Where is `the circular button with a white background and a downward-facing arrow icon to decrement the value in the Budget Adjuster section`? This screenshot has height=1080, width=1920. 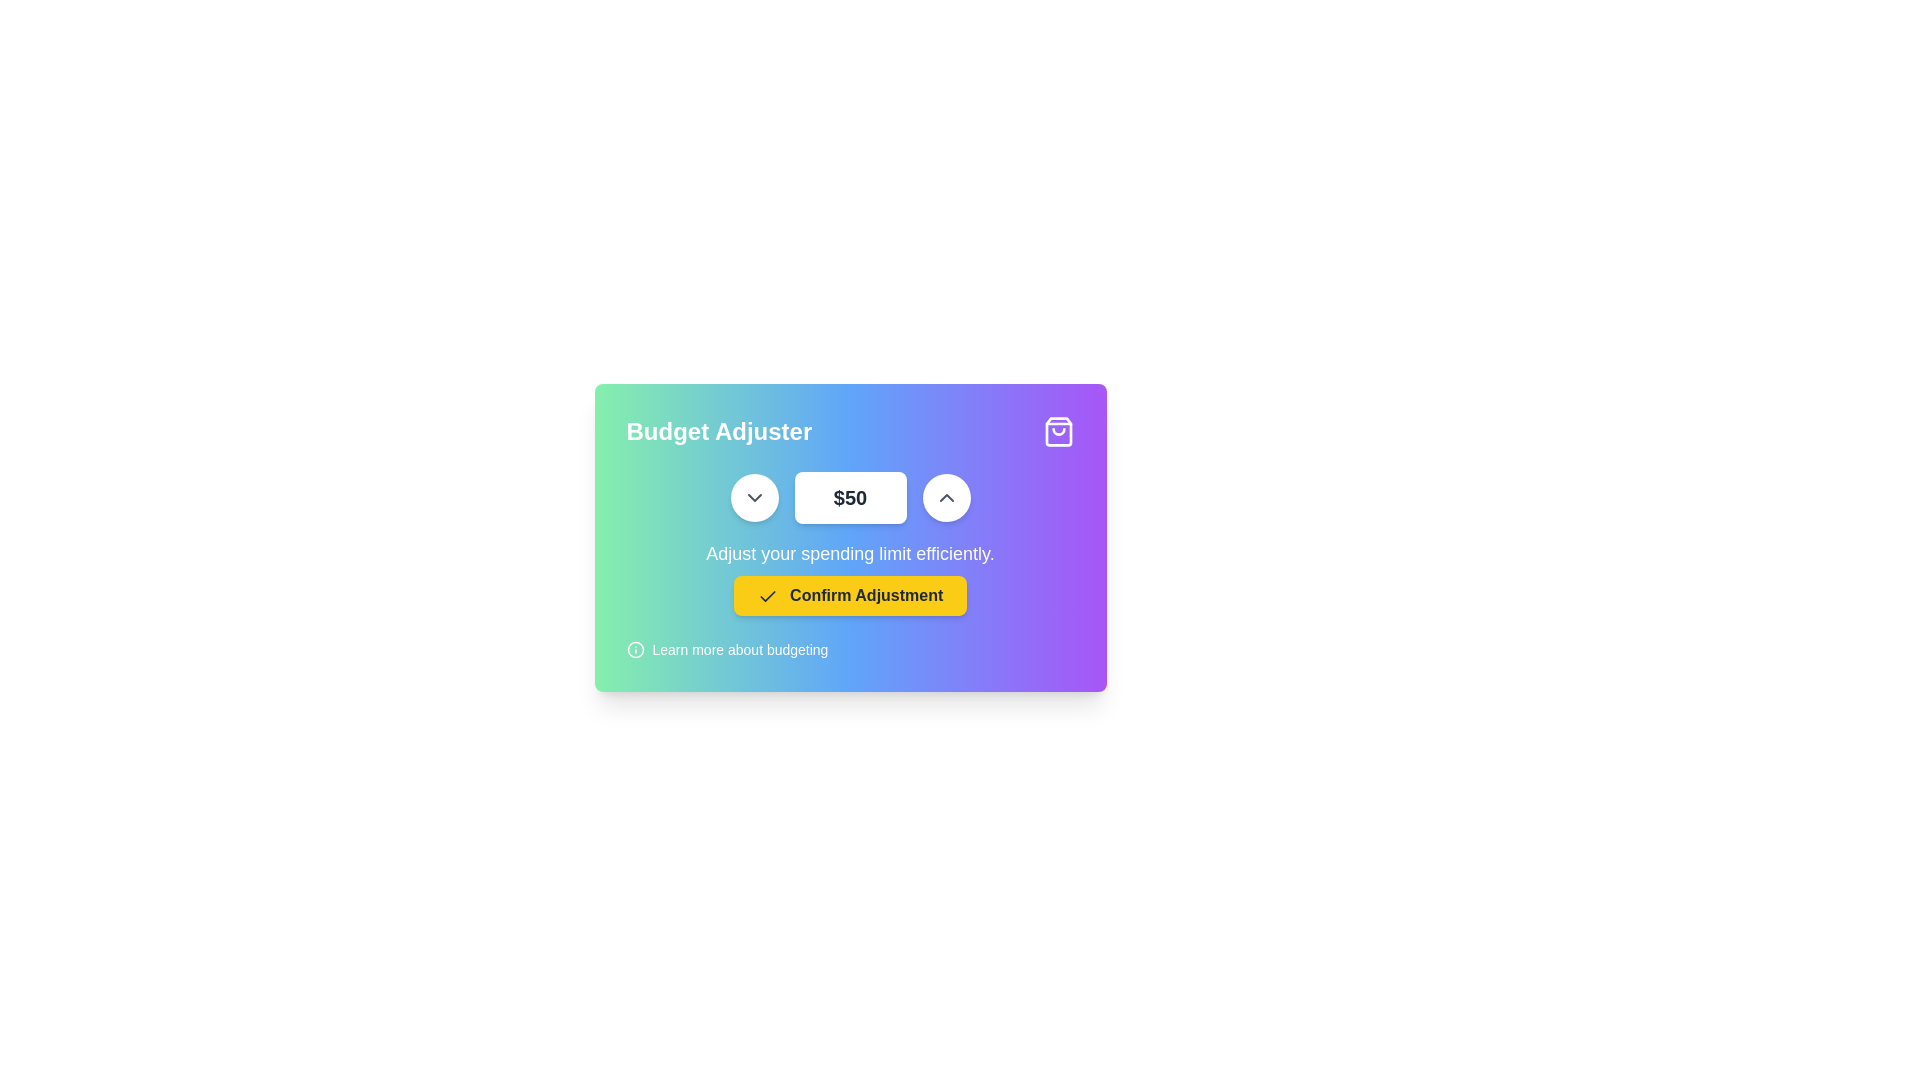 the circular button with a white background and a downward-facing arrow icon to decrement the value in the Budget Adjuster section is located at coordinates (753, 496).